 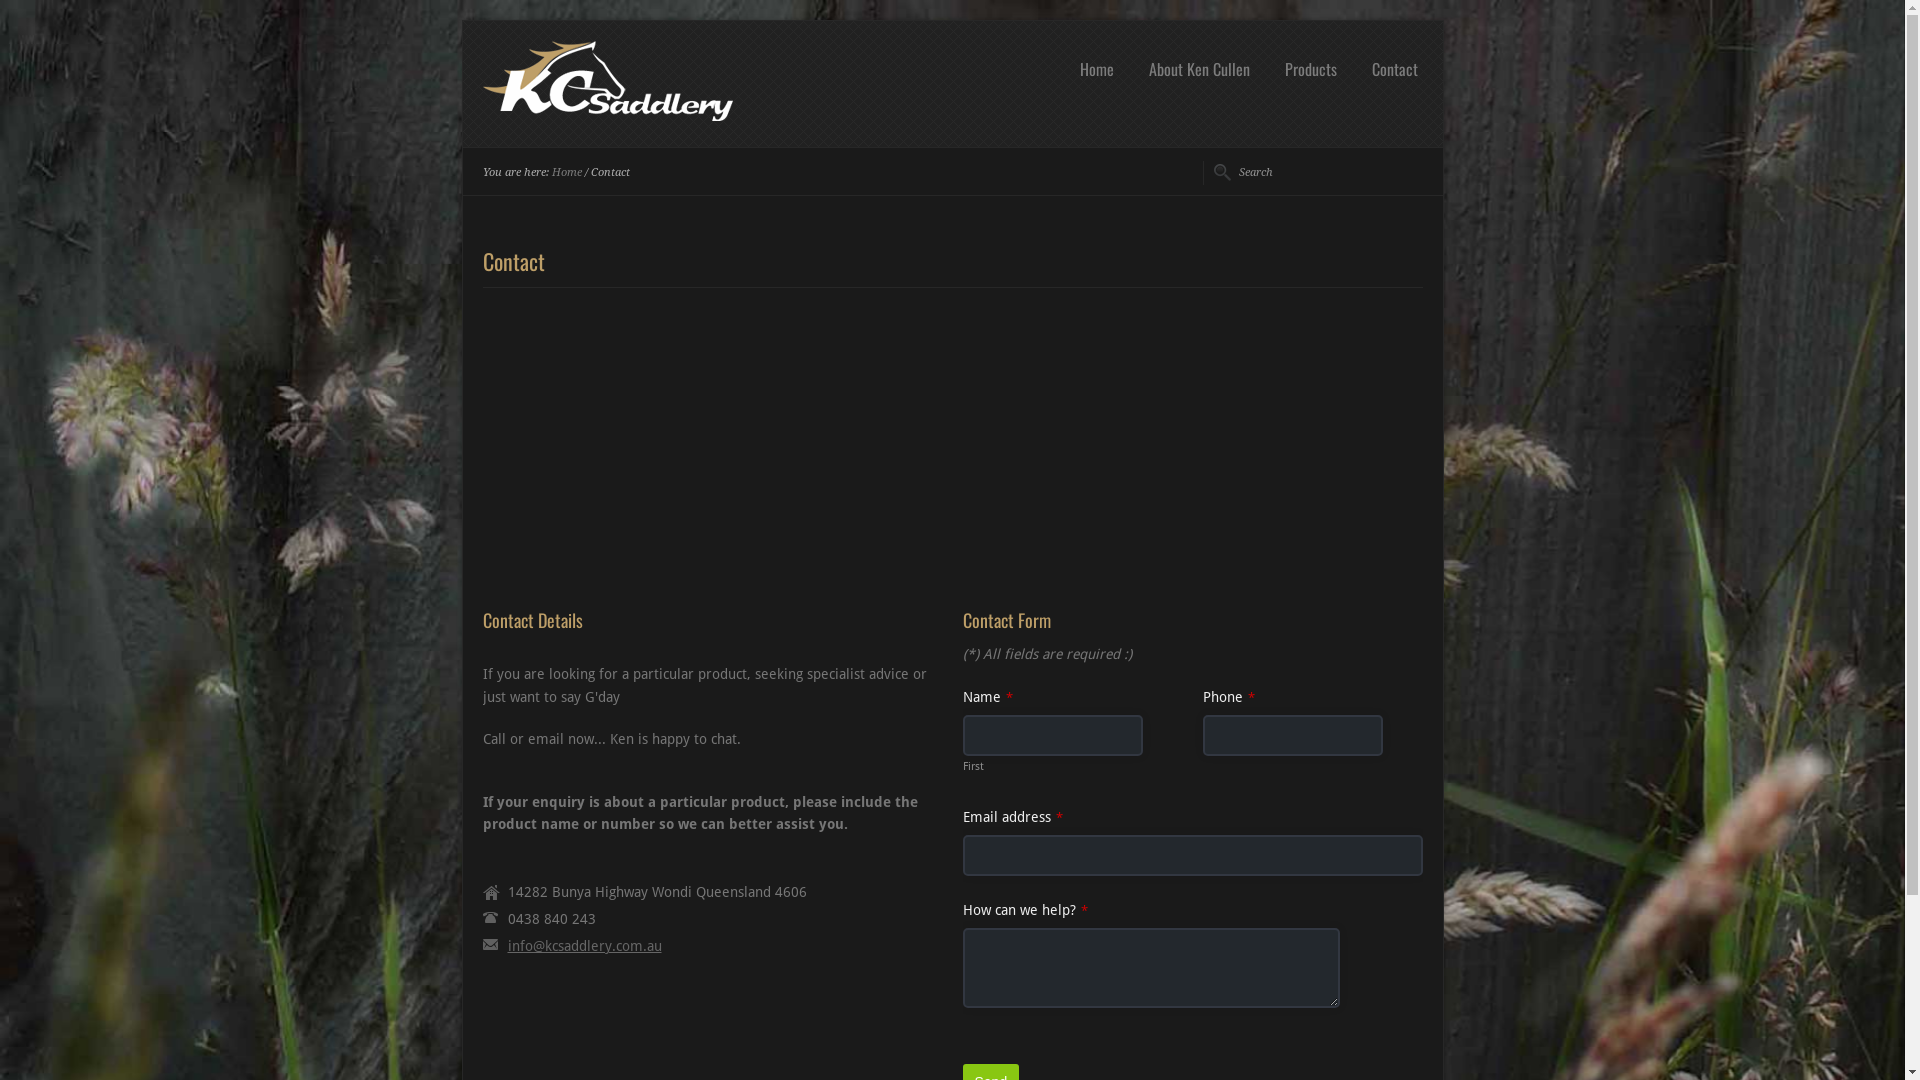 What do you see at coordinates (1365, 68) in the screenshot?
I see `'Contact'` at bounding box center [1365, 68].